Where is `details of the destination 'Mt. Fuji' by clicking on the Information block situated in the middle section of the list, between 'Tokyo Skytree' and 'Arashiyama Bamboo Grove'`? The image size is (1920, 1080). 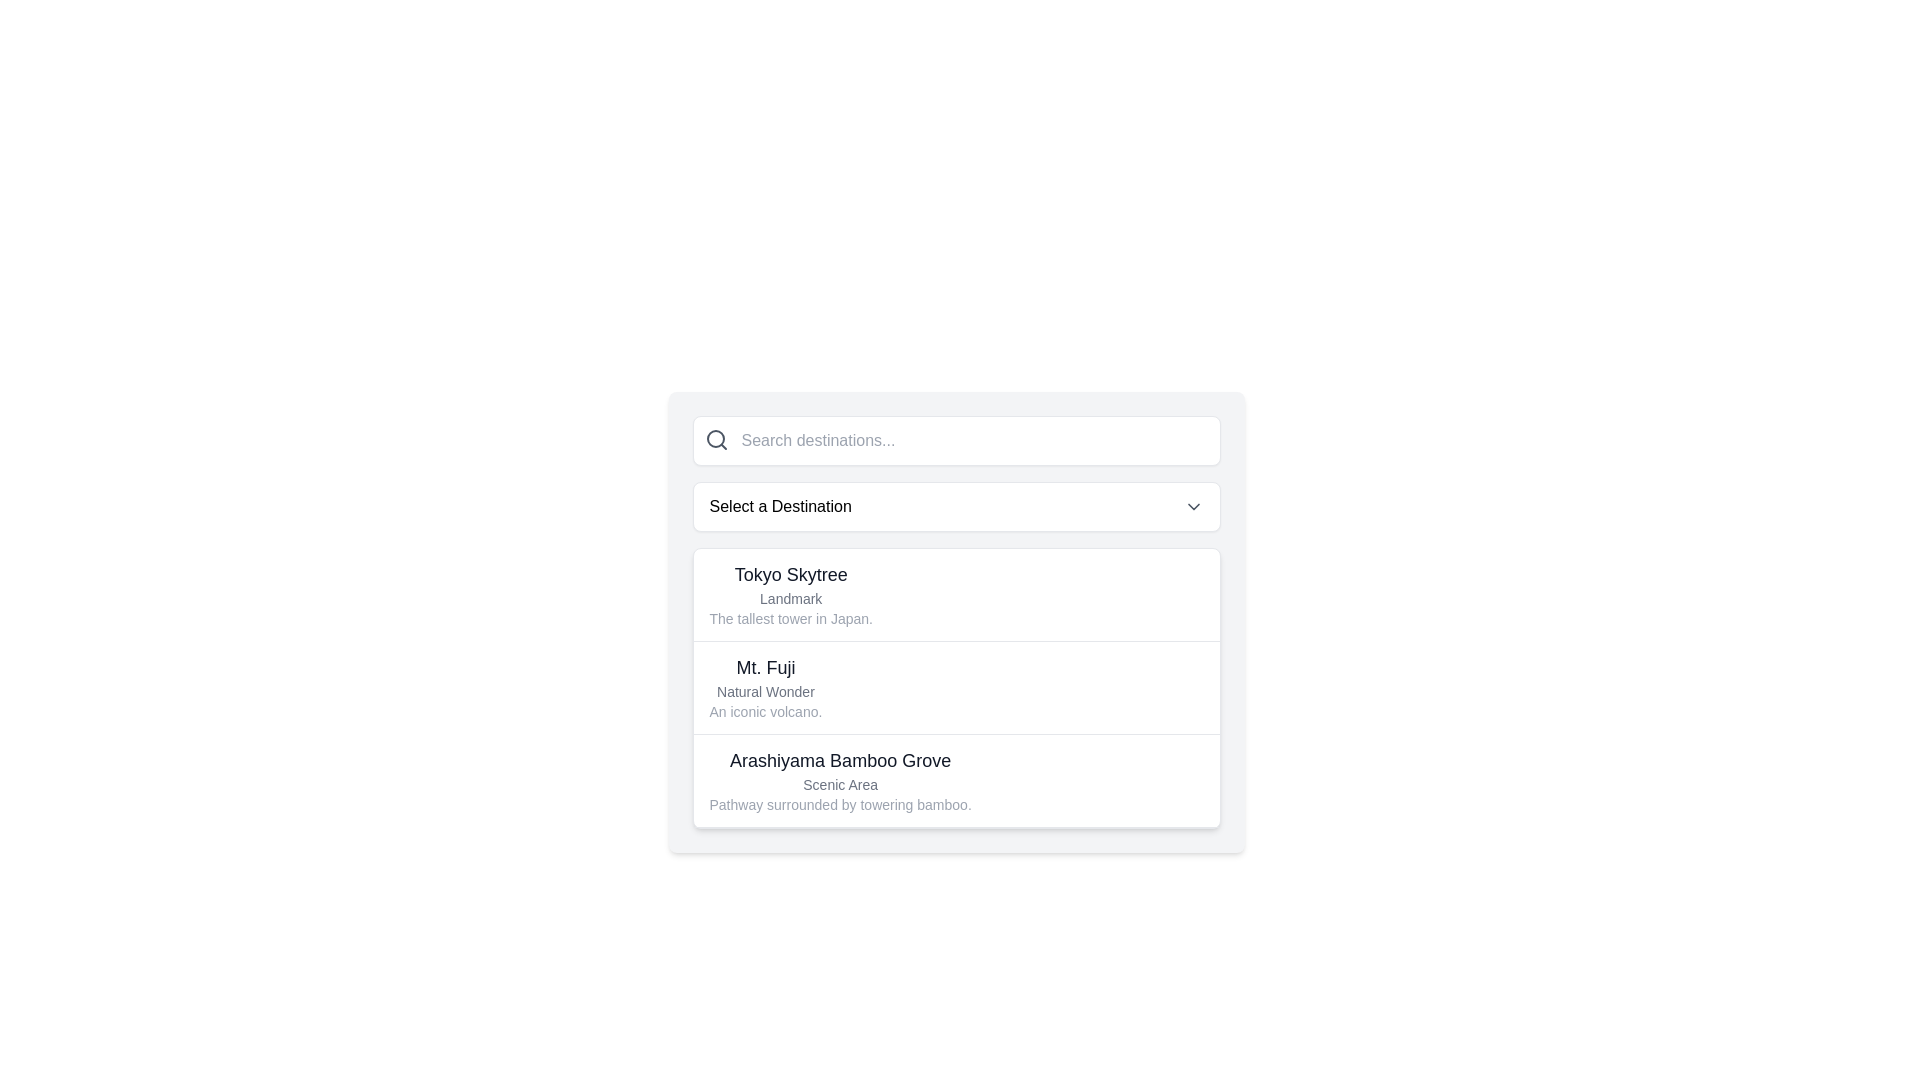
details of the destination 'Mt. Fuji' by clicking on the Information block situated in the middle section of the list, between 'Tokyo Skytree' and 'Arashiyama Bamboo Grove' is located at coordinates (764, 686).